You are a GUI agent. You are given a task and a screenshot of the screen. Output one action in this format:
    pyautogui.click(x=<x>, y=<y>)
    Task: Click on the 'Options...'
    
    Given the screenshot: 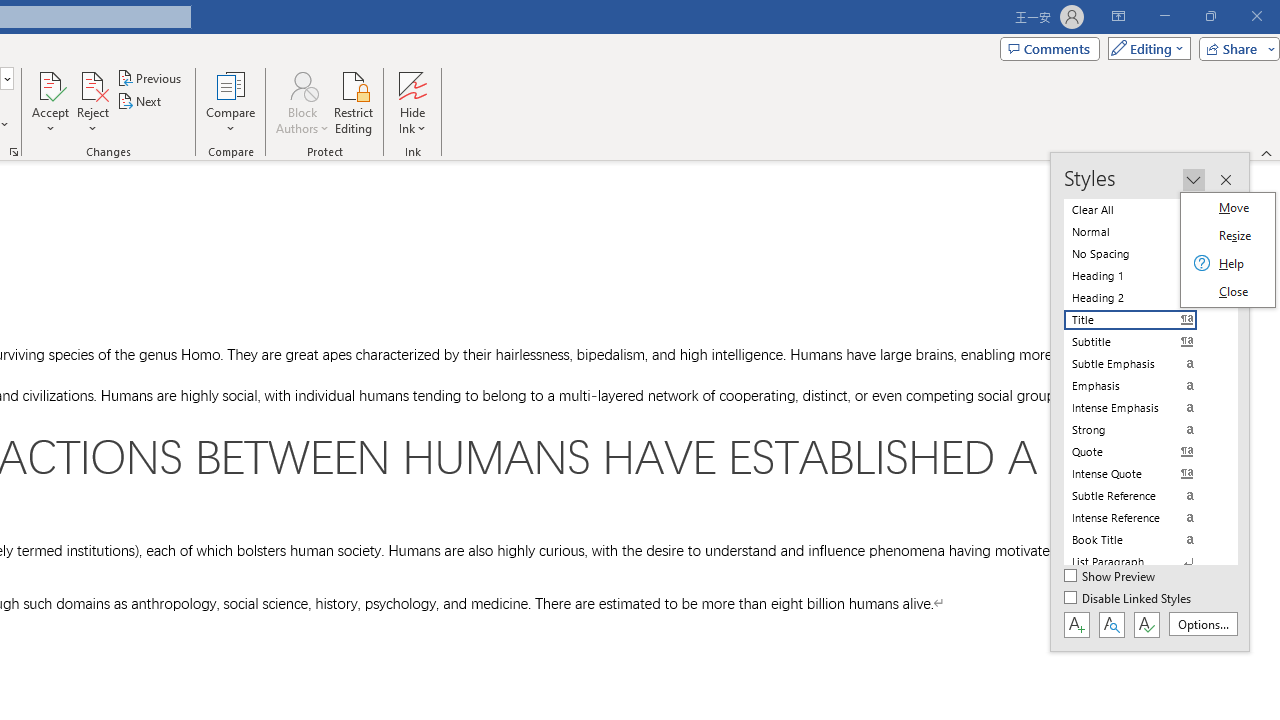 What is the action you would take?
    pyautogui.click(x=1202, y=622)
    